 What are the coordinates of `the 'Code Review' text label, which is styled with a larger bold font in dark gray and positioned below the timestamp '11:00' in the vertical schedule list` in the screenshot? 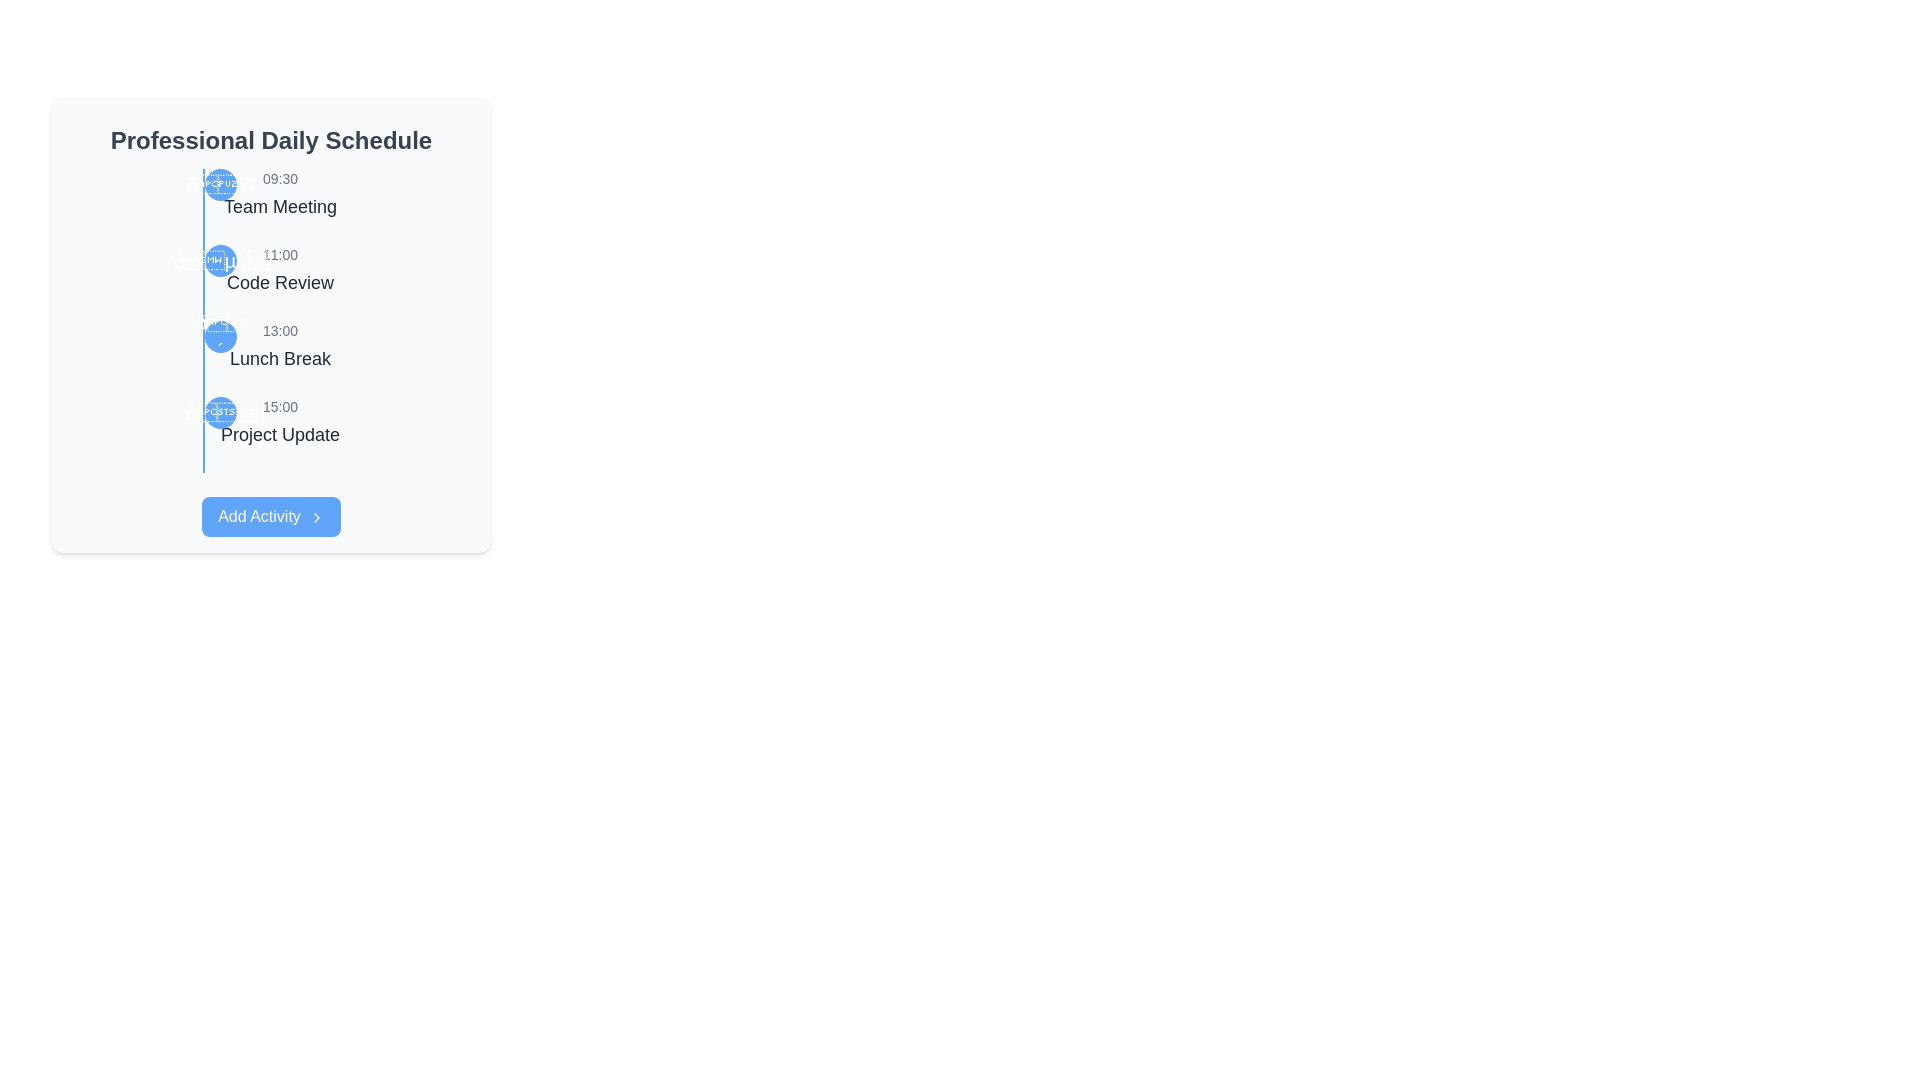 It's located at (279, 282).